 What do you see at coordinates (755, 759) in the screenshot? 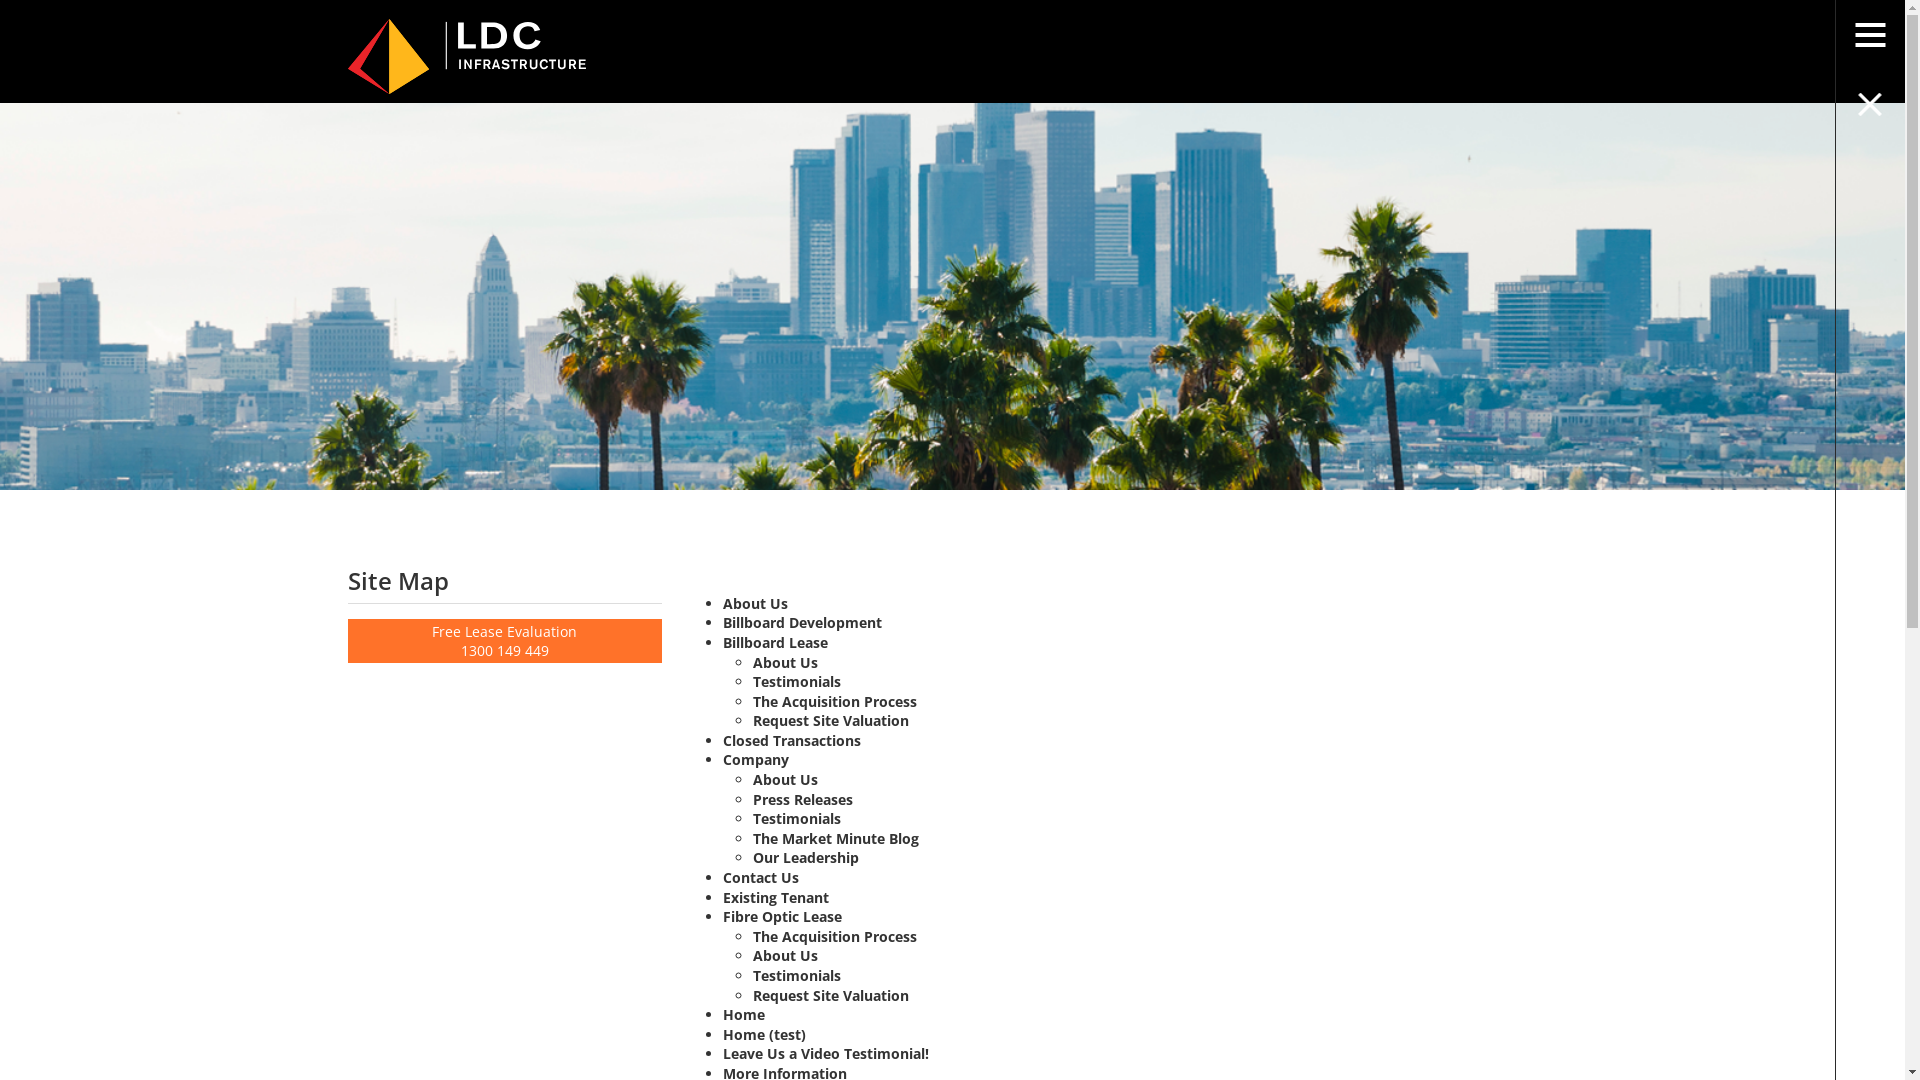
I see `'Company'` at bounding box center [755, 759].